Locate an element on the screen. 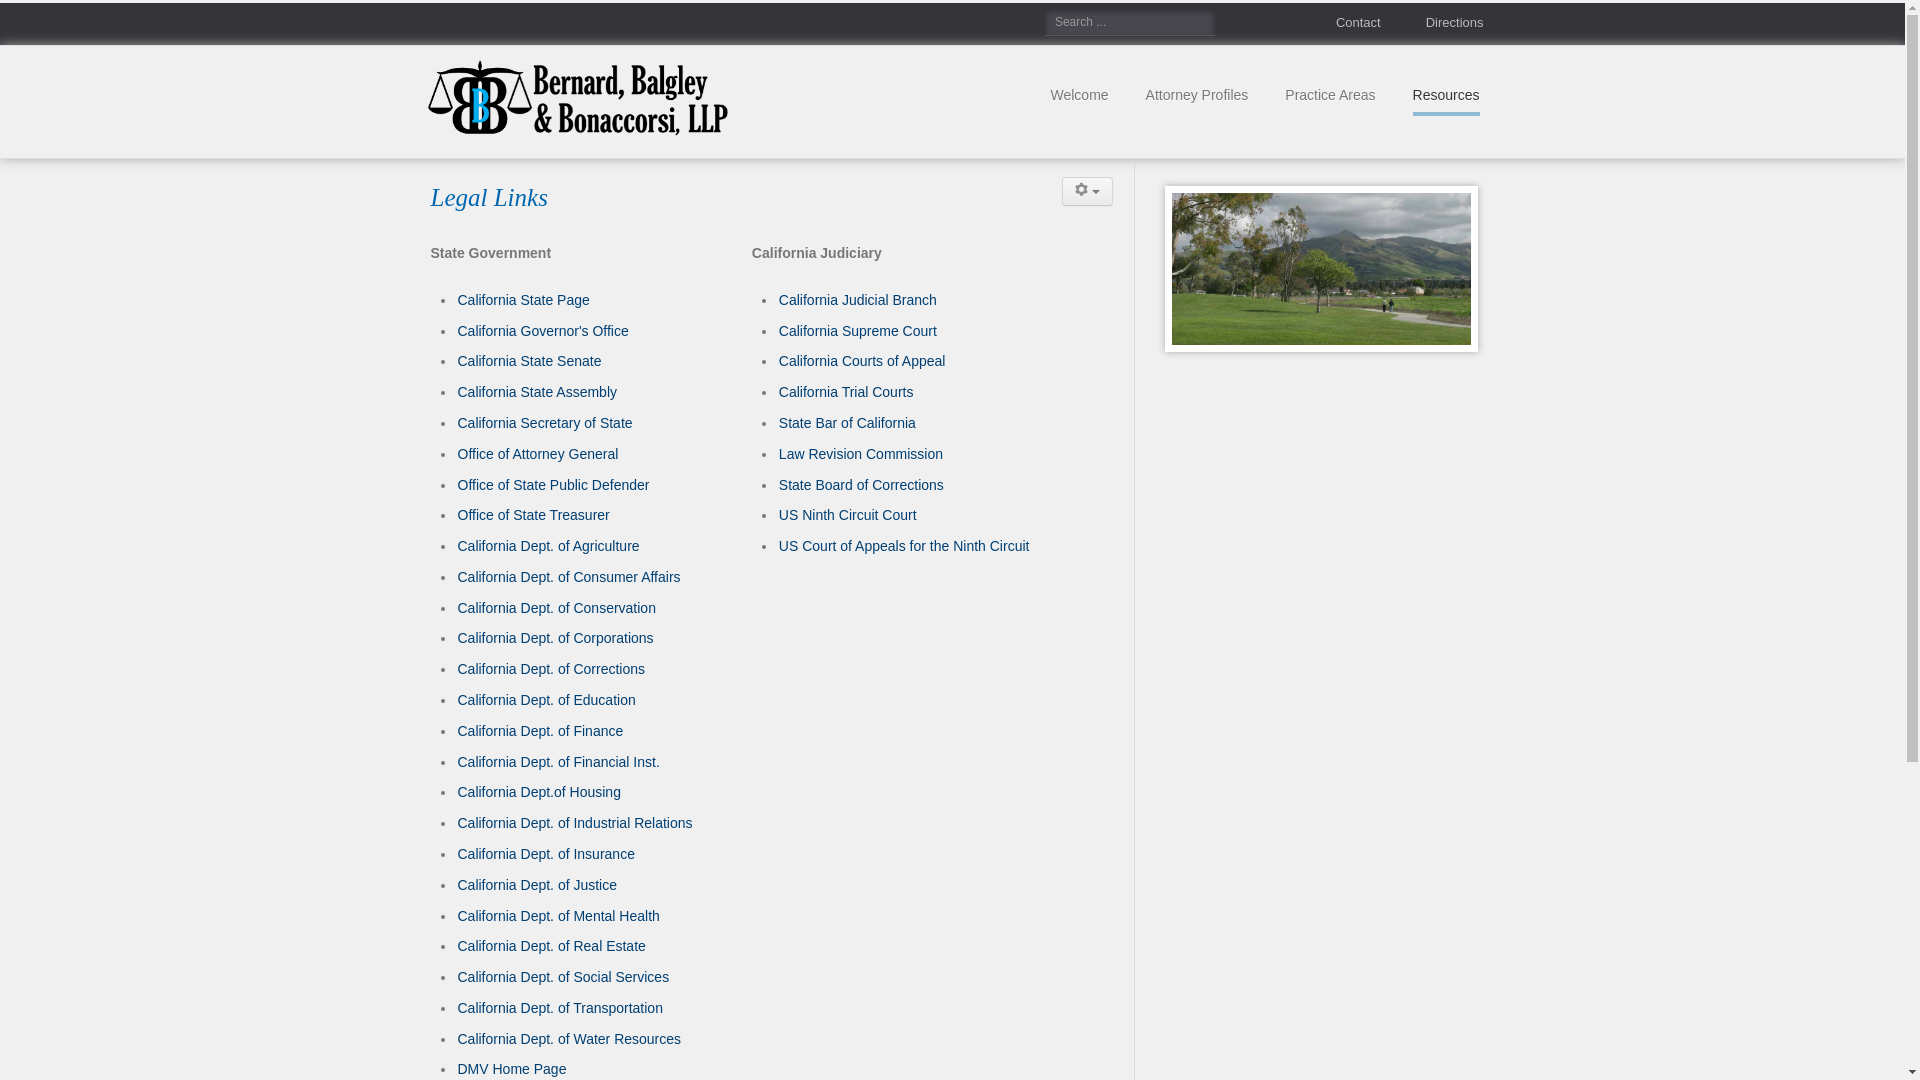 The height and width of the screenshot is (1080, 1920). 'California Governor's Office' is located at coordinates (543, 330).